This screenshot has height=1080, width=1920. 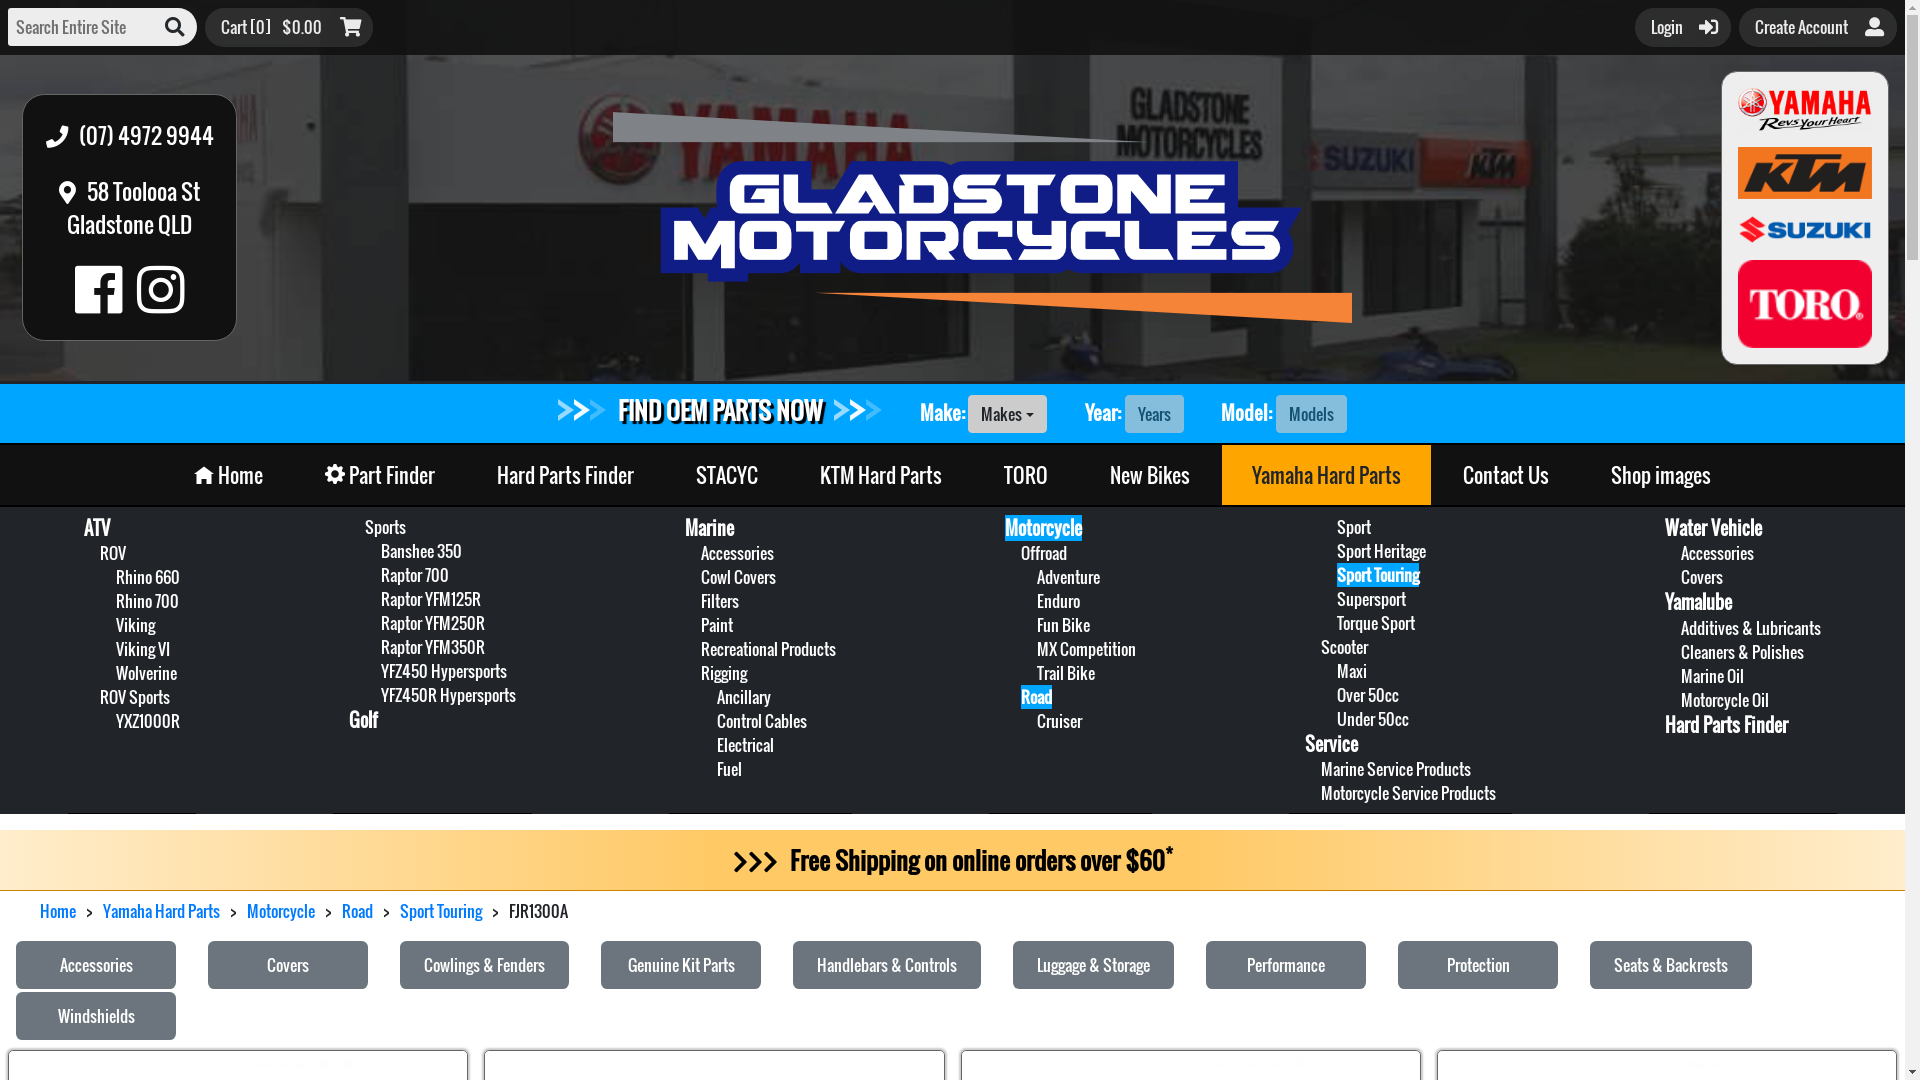 I want to click on 'Sport Heritage', so click(x=1380, y=551).